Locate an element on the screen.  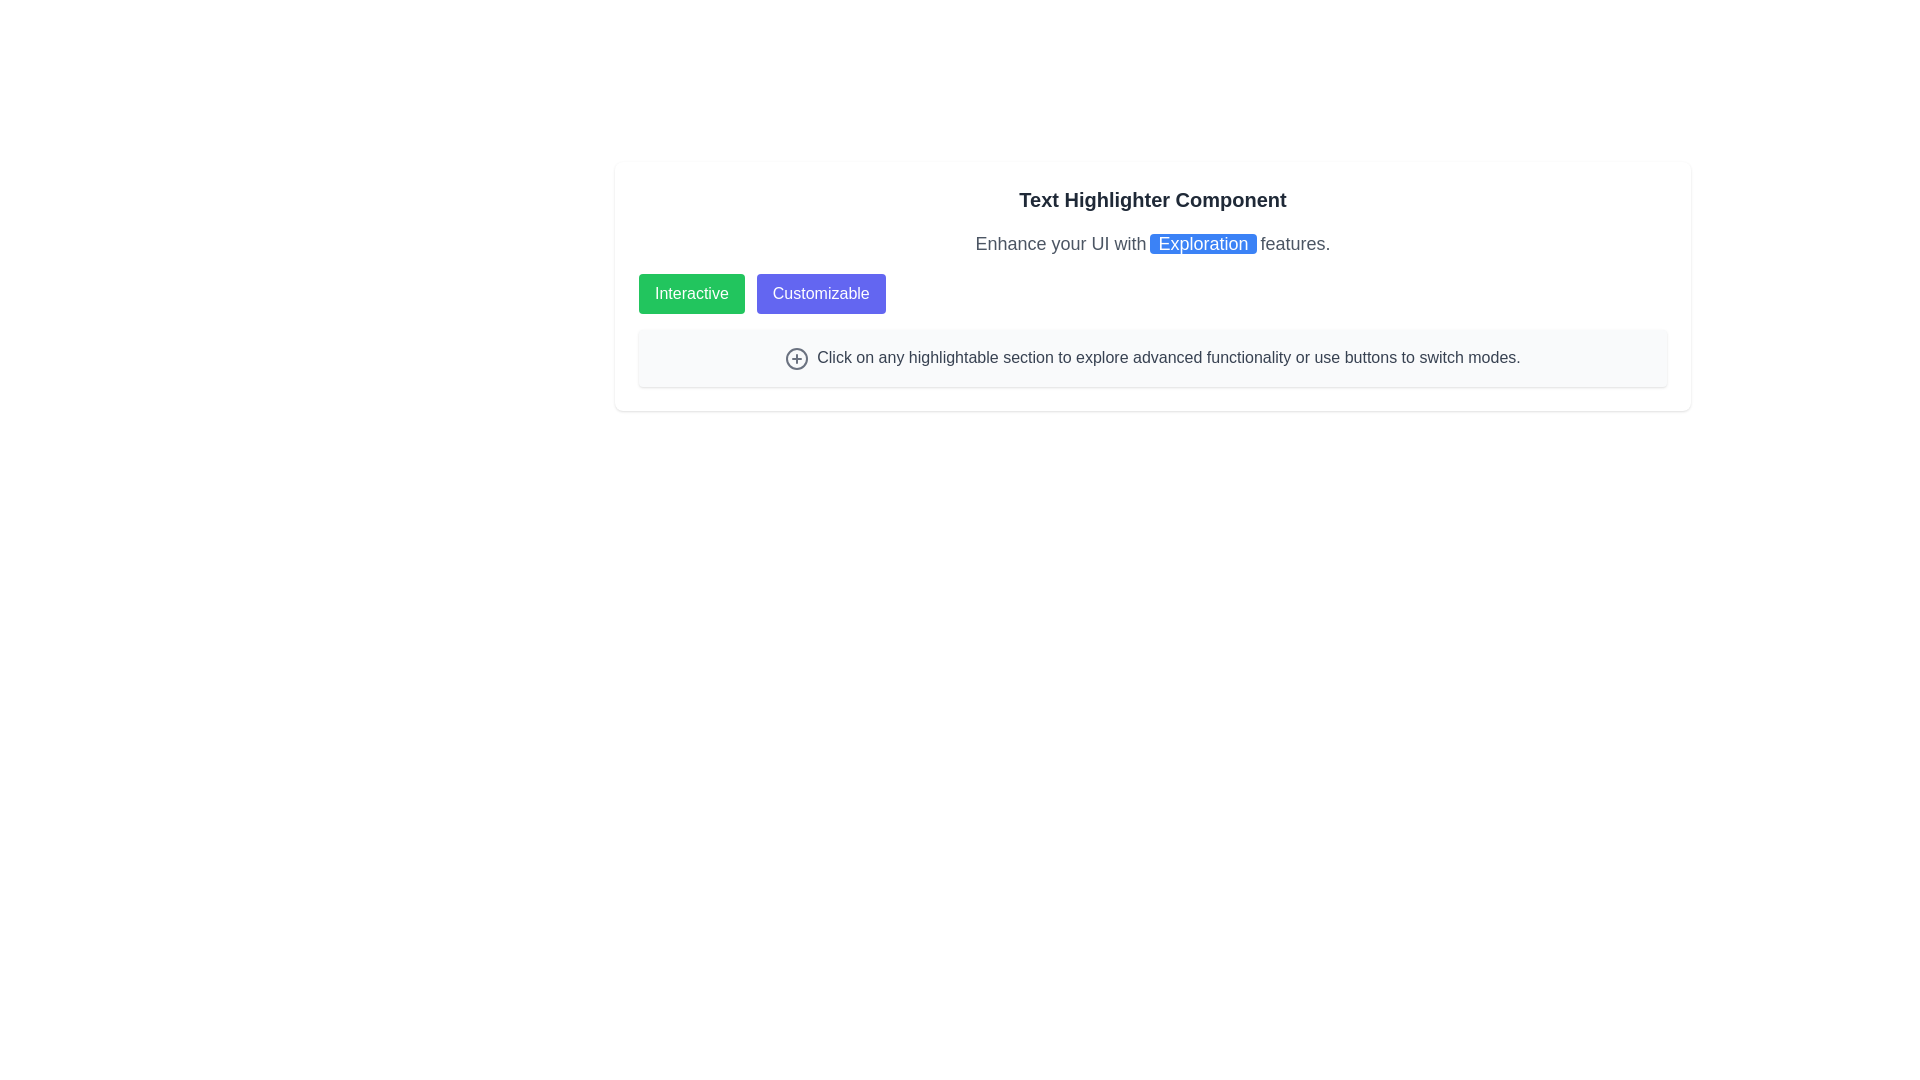
the icon that visually emphasizes the start of the instruction in the text segment, indicating interactivity and providing visual aid is located at coordinates (796, 357).